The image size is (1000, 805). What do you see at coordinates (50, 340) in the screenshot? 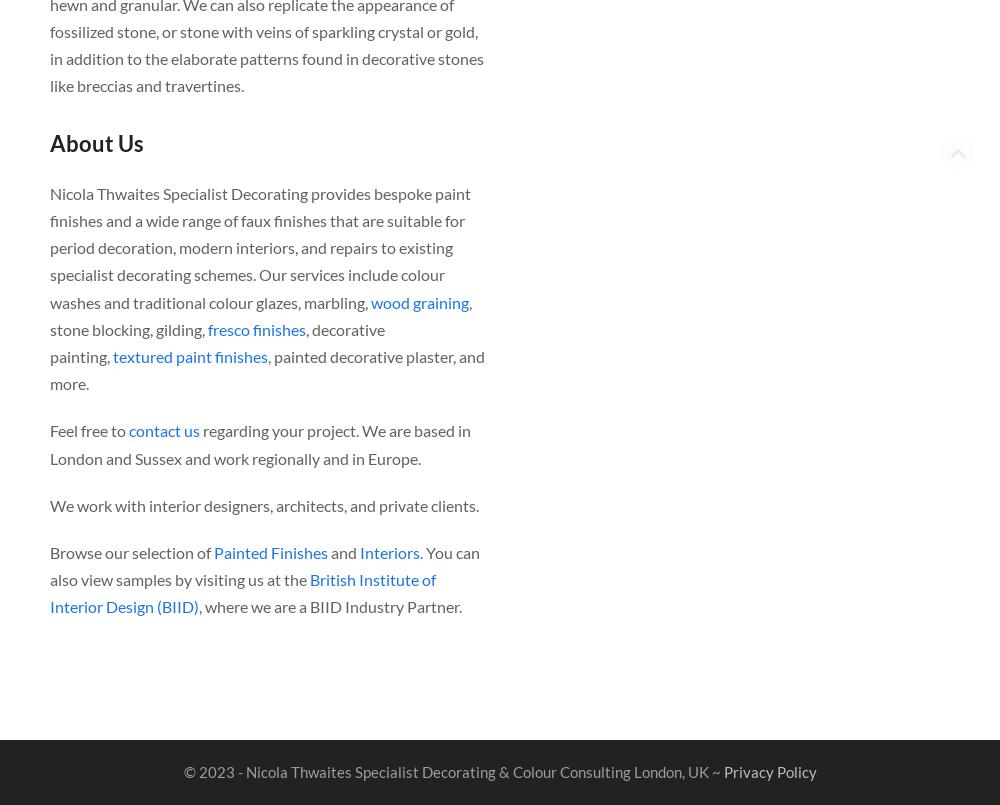
I see `', decorative painting,'` at bounding box center [50, 340].